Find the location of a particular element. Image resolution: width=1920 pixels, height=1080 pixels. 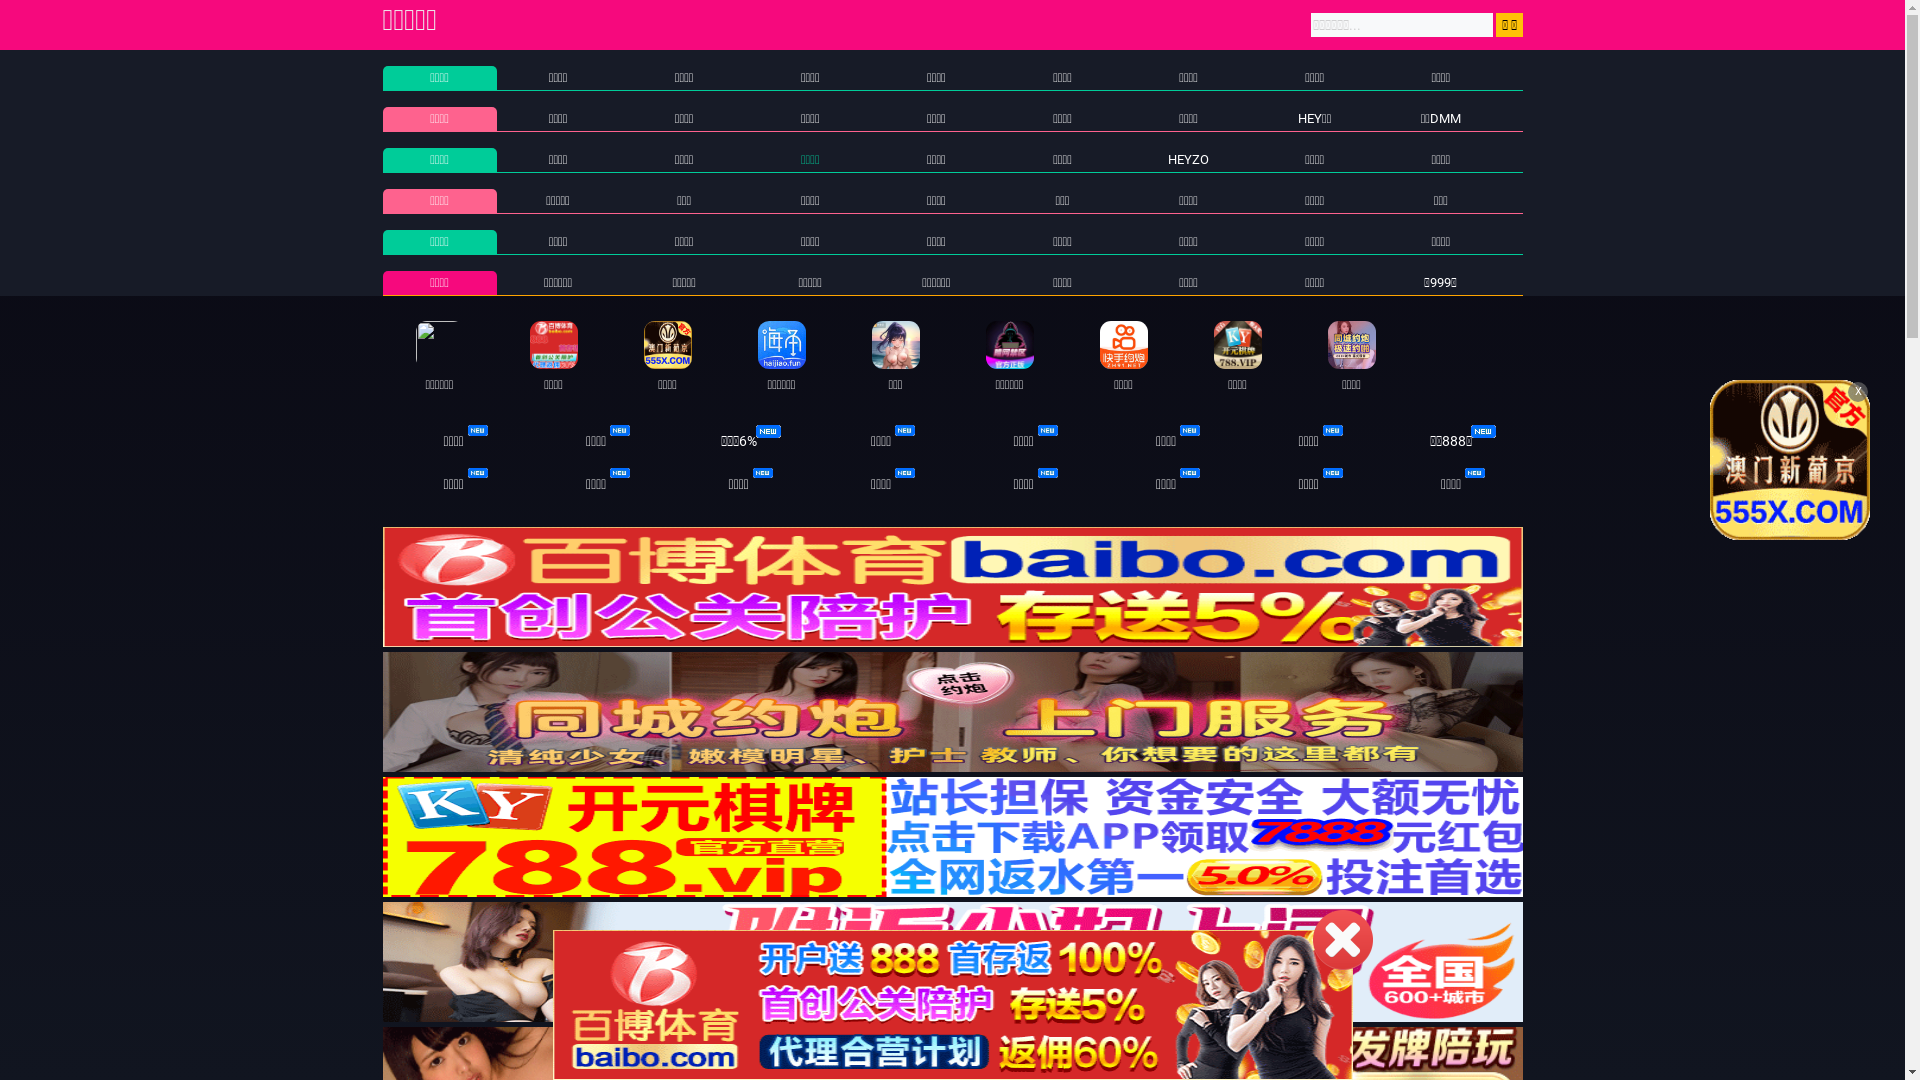

'HEYZO' is located at coordinates (1188, 158).